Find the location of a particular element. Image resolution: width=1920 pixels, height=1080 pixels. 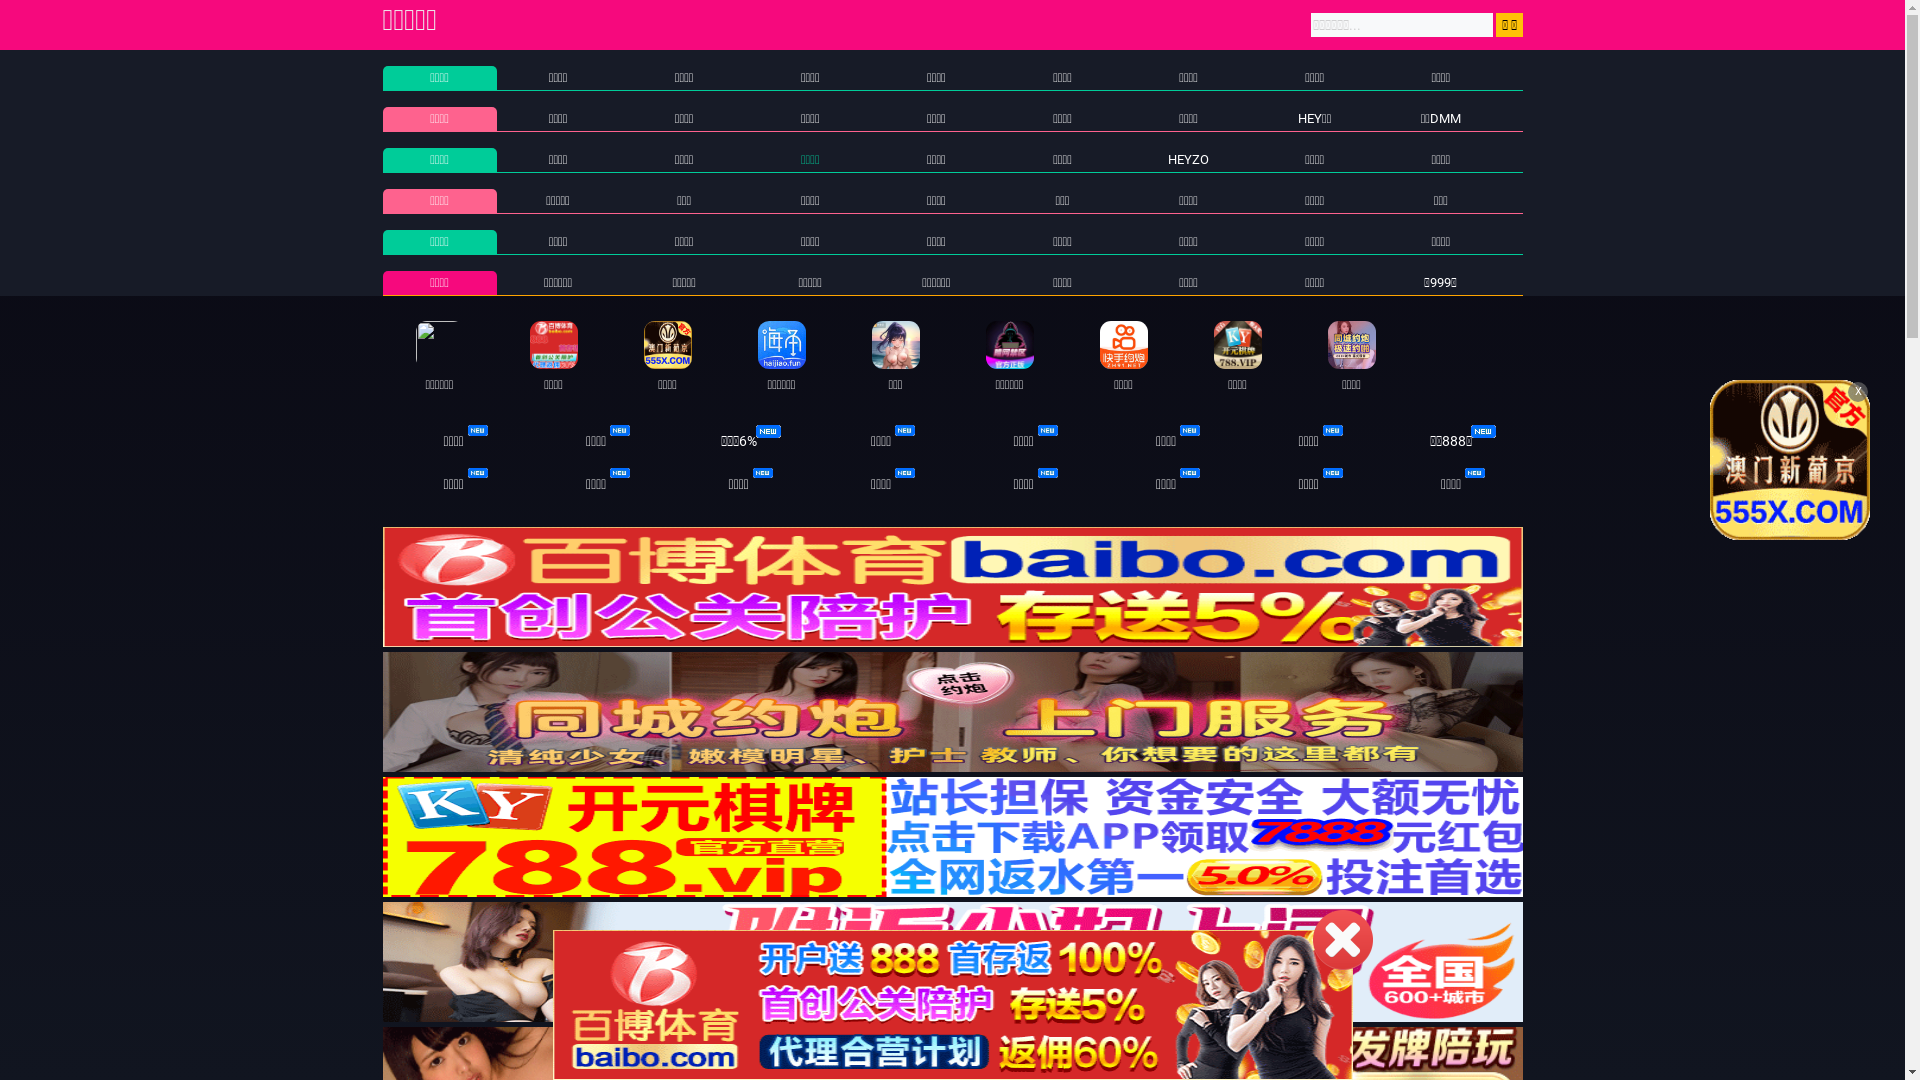

'HEYZO' is located at coordinates (1188, 158).